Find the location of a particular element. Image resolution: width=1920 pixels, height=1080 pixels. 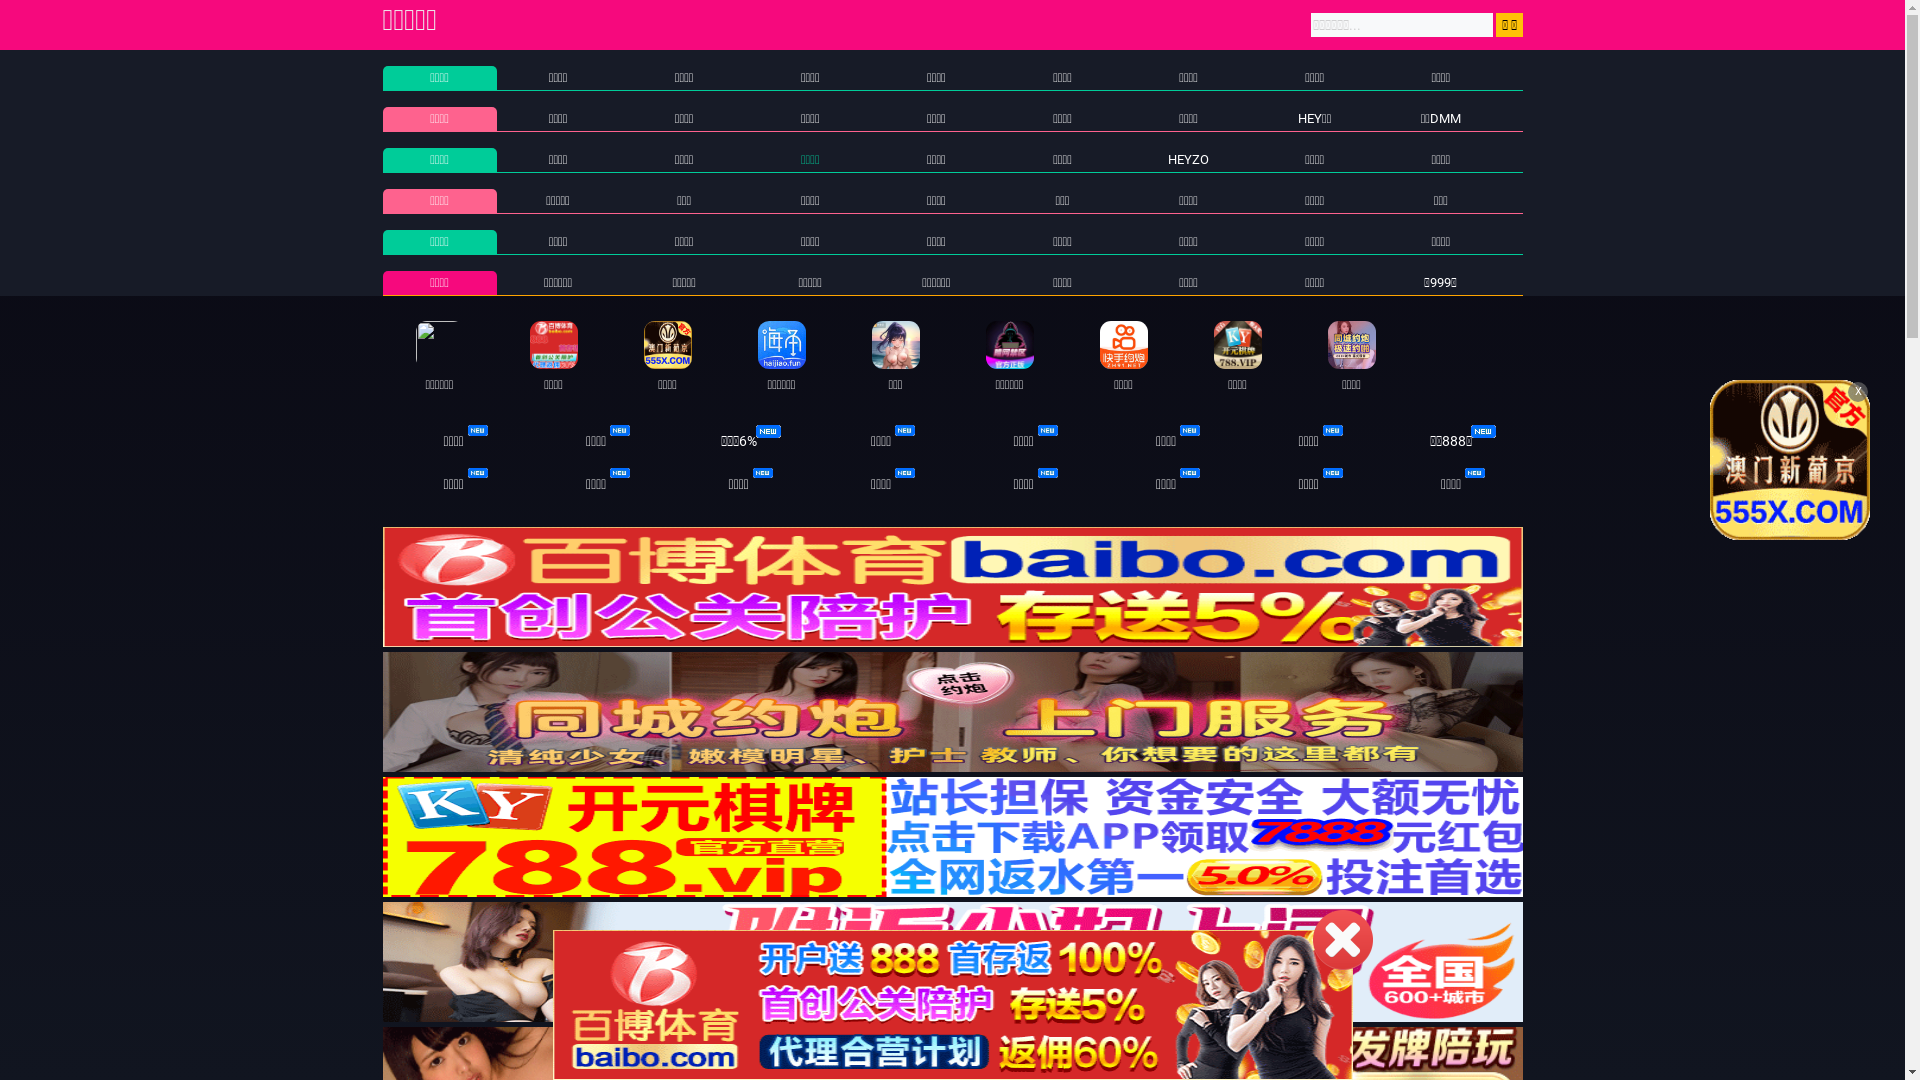

'HEYZO' is located at coordinates (1188, 158).